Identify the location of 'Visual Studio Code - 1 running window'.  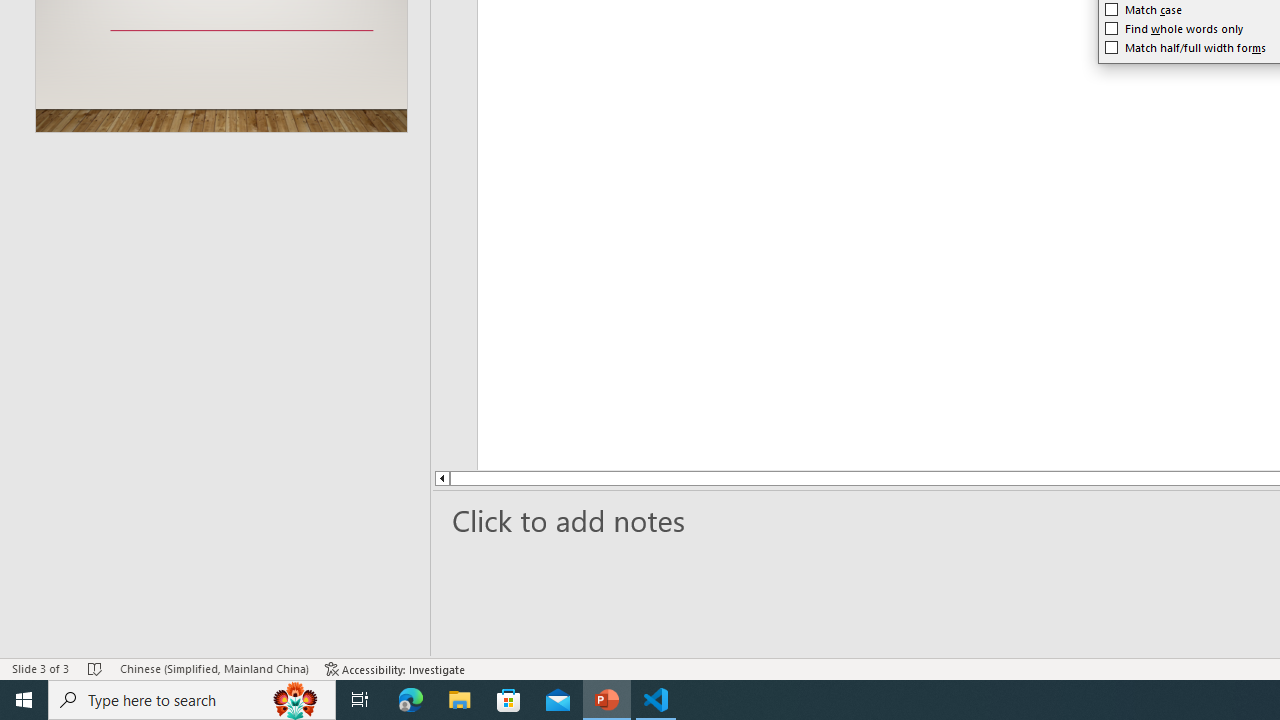
(656, 698).